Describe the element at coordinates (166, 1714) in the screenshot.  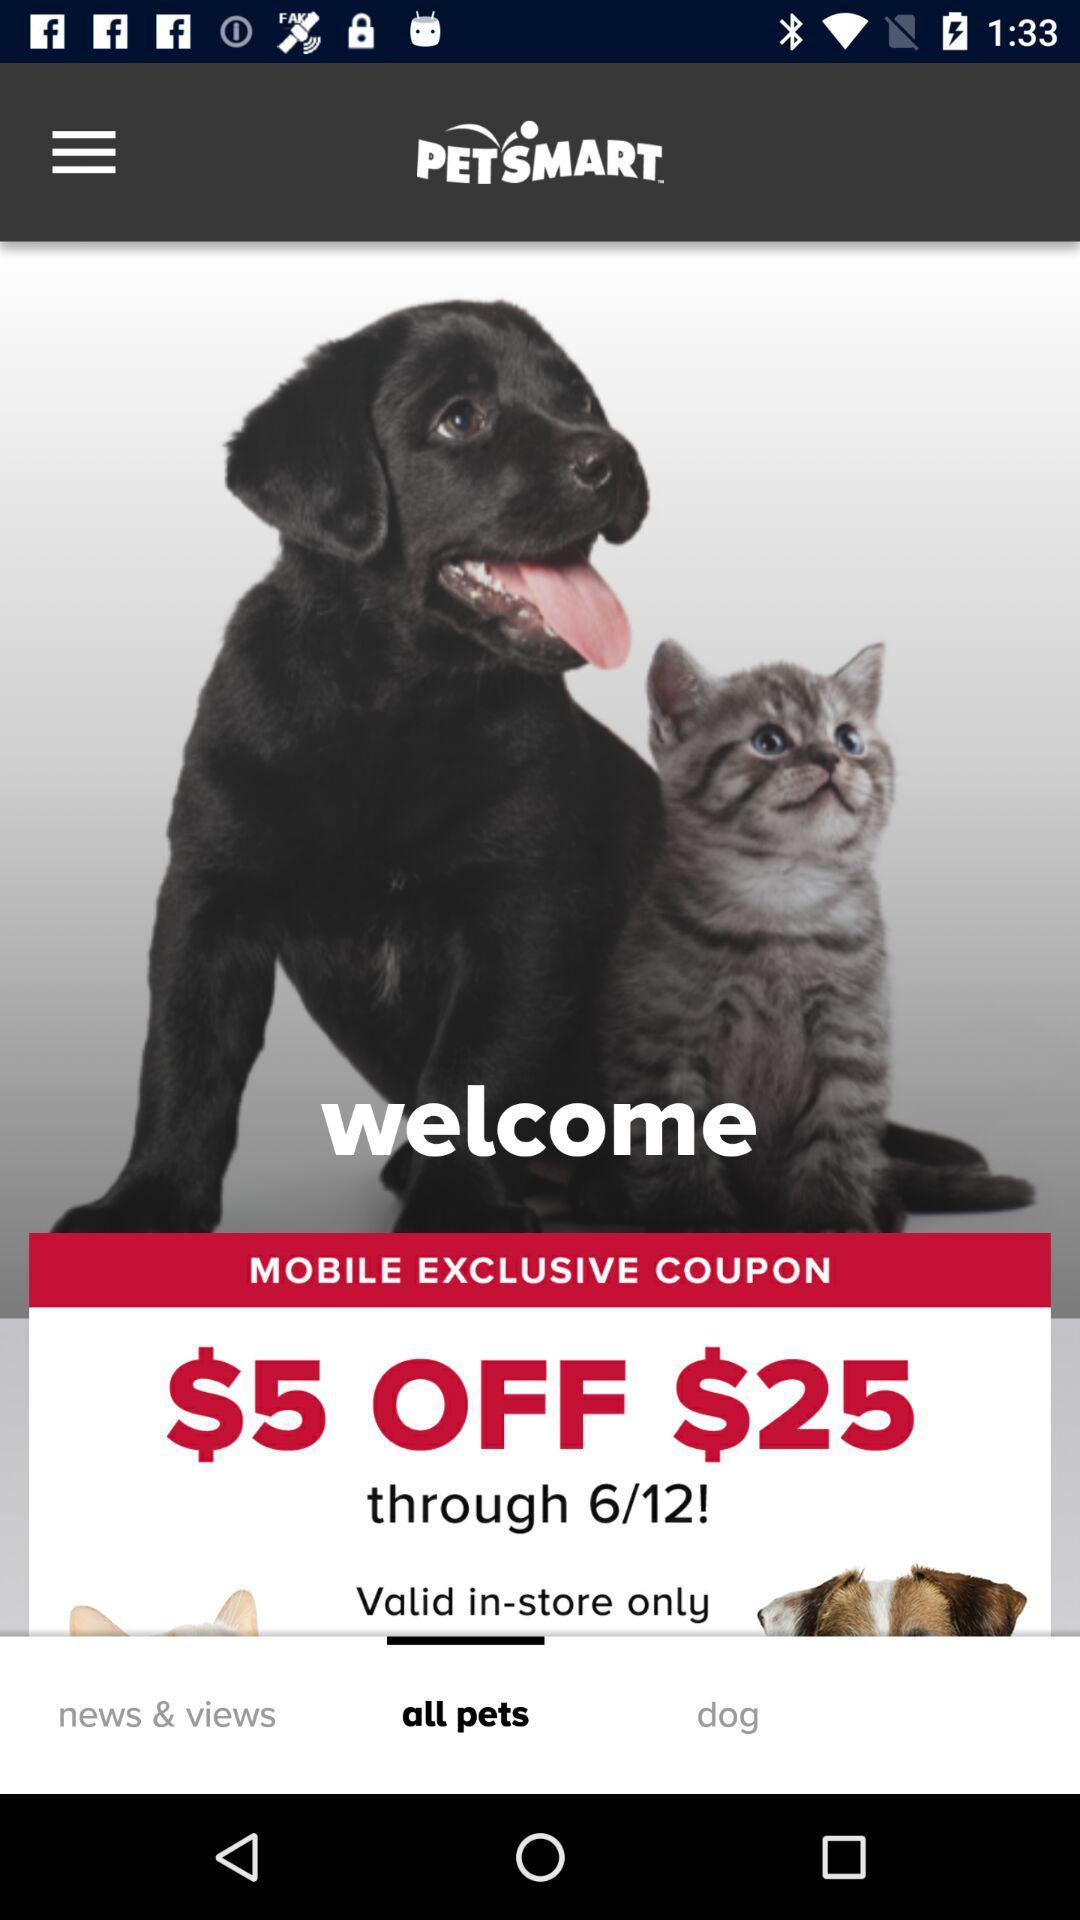
I see `news & views icon` at that location.